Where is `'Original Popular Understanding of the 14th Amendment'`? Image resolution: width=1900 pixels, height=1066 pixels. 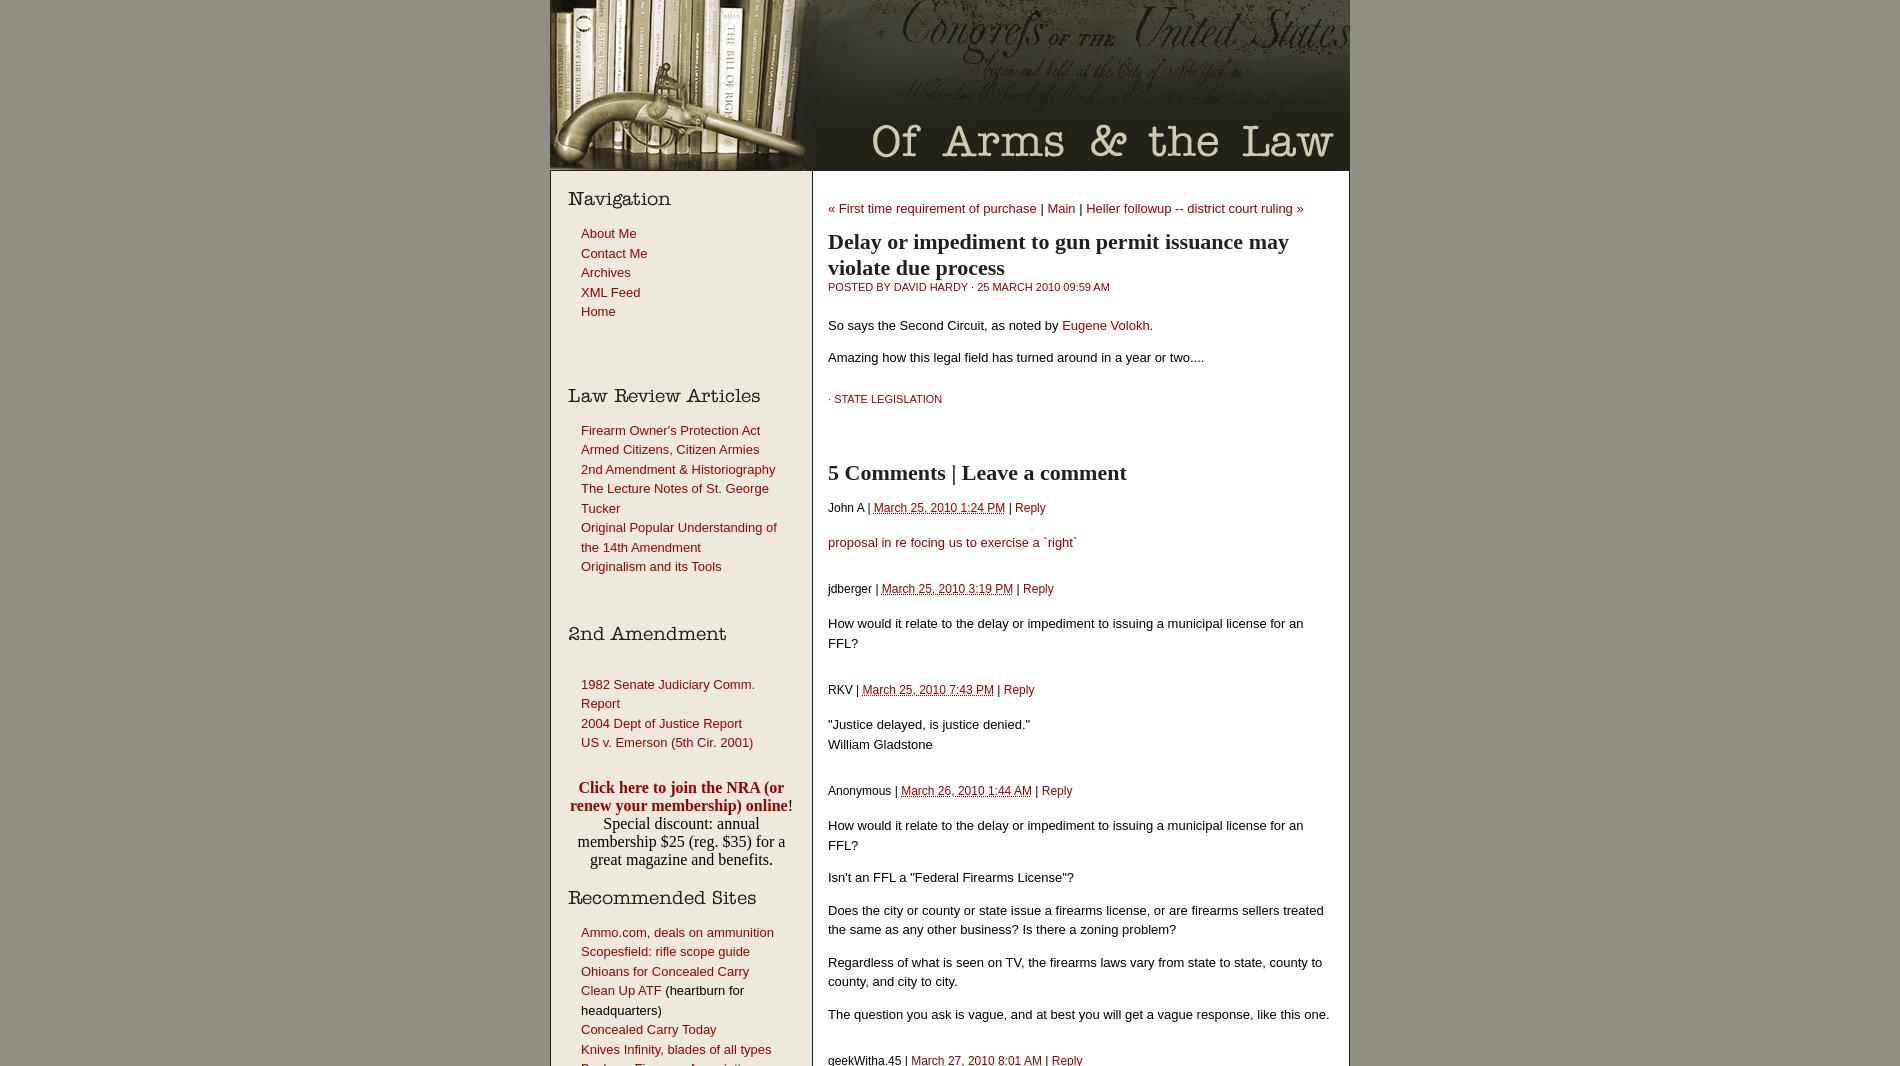
'Original Popular Understanding of the 14th Amendment' is located at coordinates (678, 536).